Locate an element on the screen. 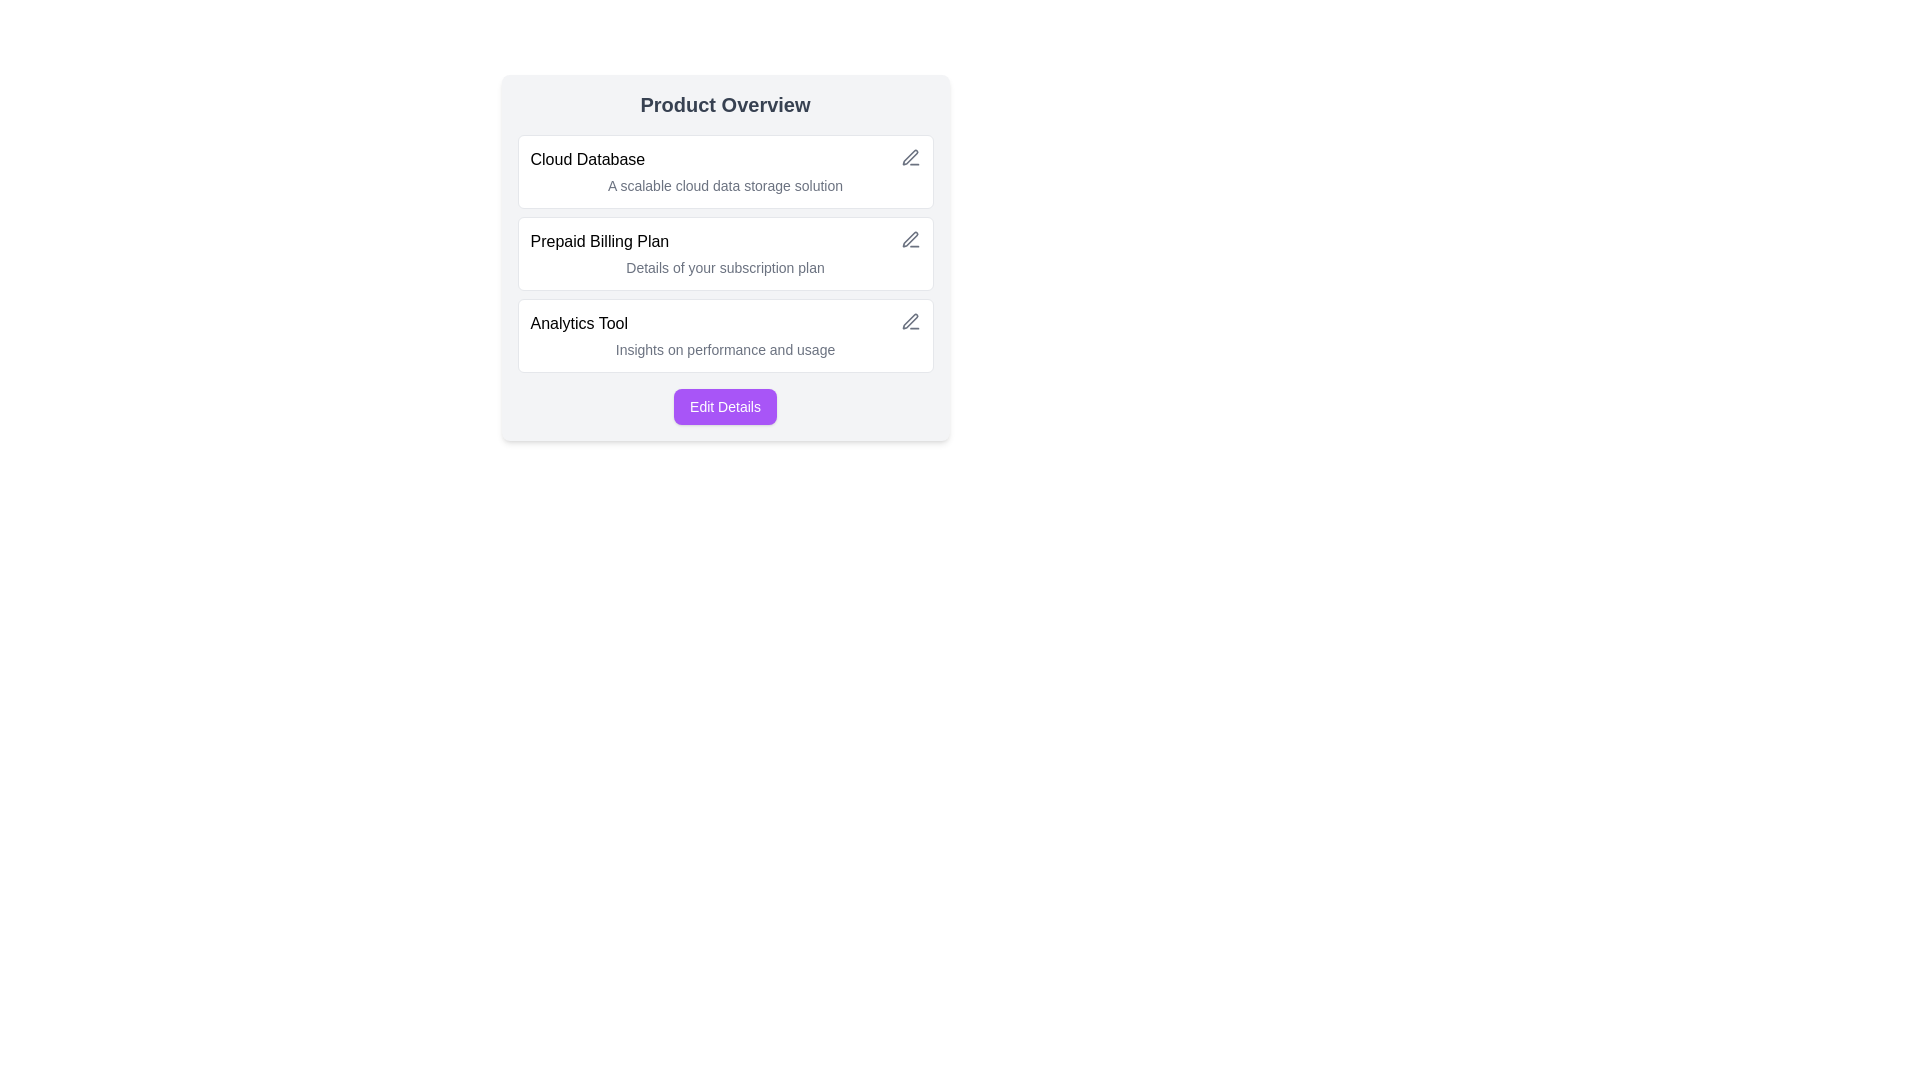 This screenshot has height=1080, width=1920. the third selectable list item labeled 'Analytics Tool' under the 'Product Overview' section is located at coordinates (724, 334).